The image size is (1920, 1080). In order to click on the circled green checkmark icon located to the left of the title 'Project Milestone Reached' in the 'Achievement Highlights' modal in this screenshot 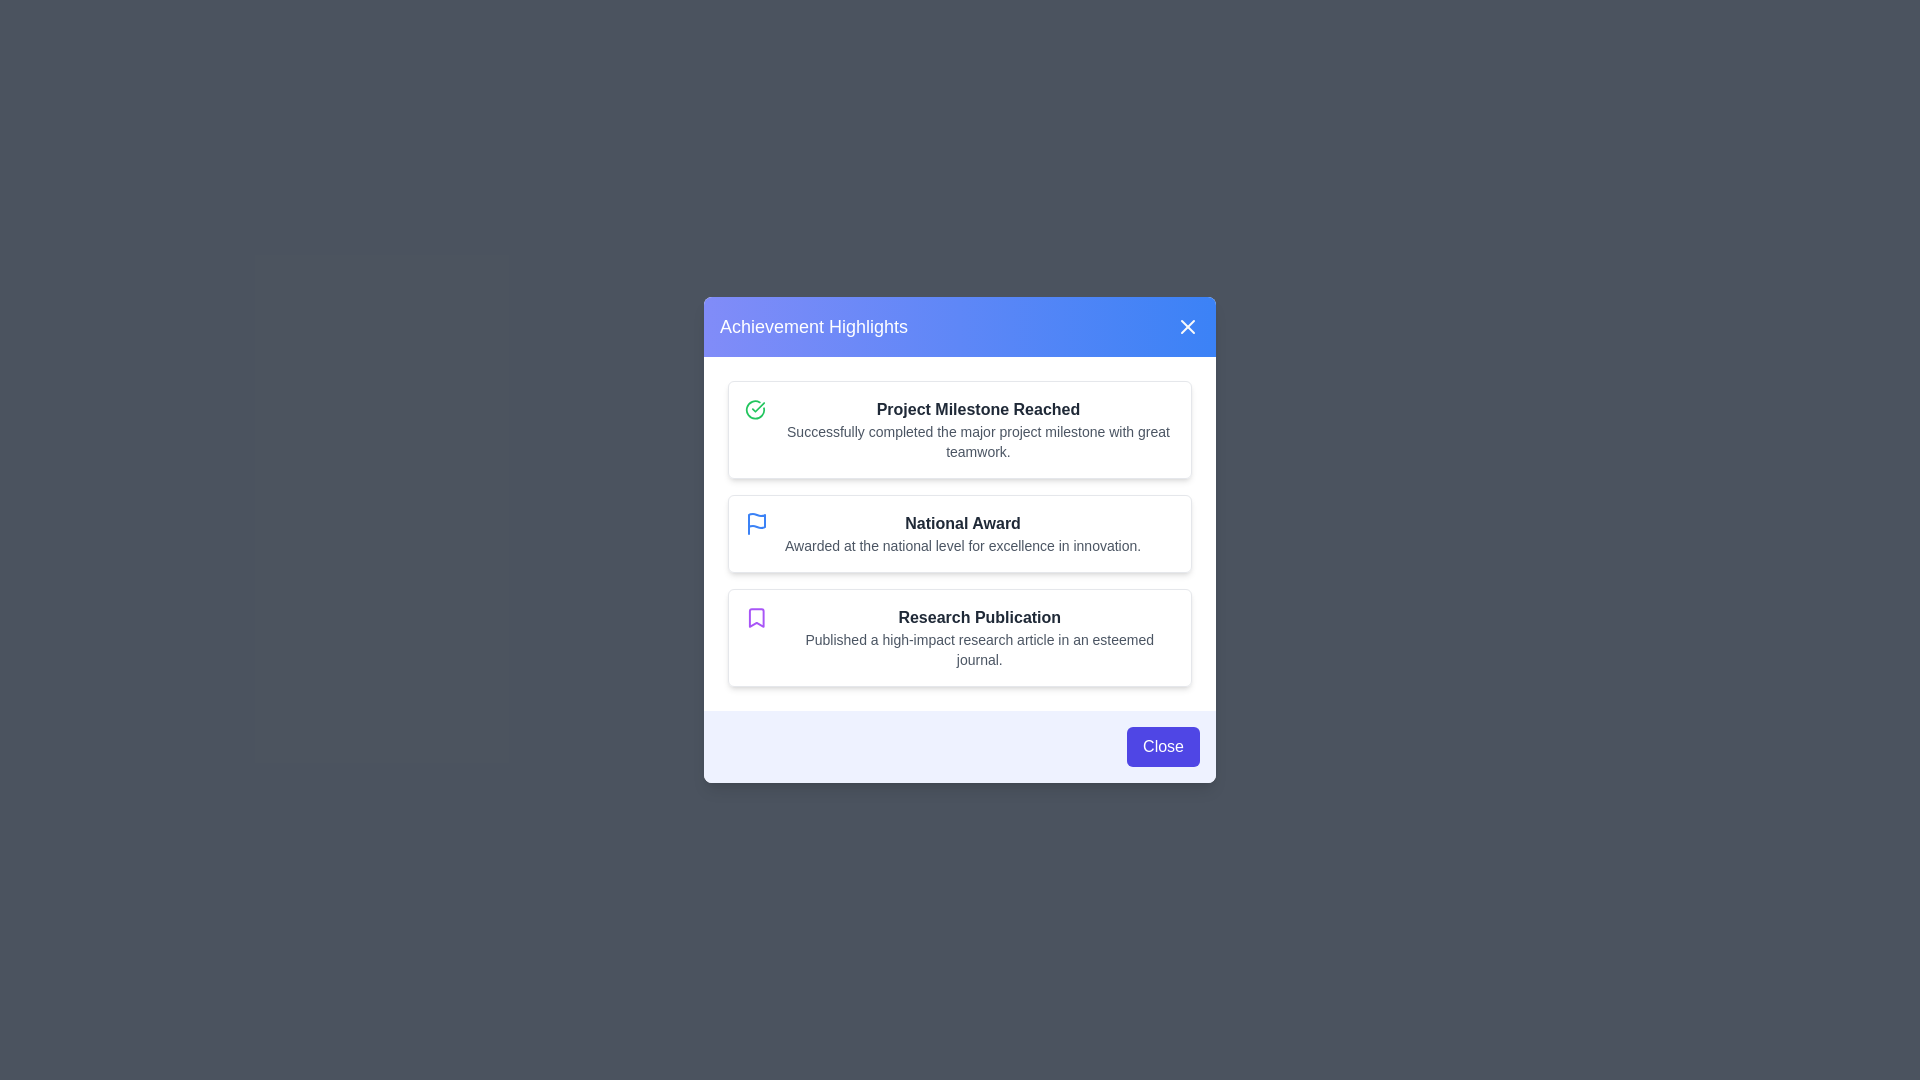, I will do `click(754, 408)`.